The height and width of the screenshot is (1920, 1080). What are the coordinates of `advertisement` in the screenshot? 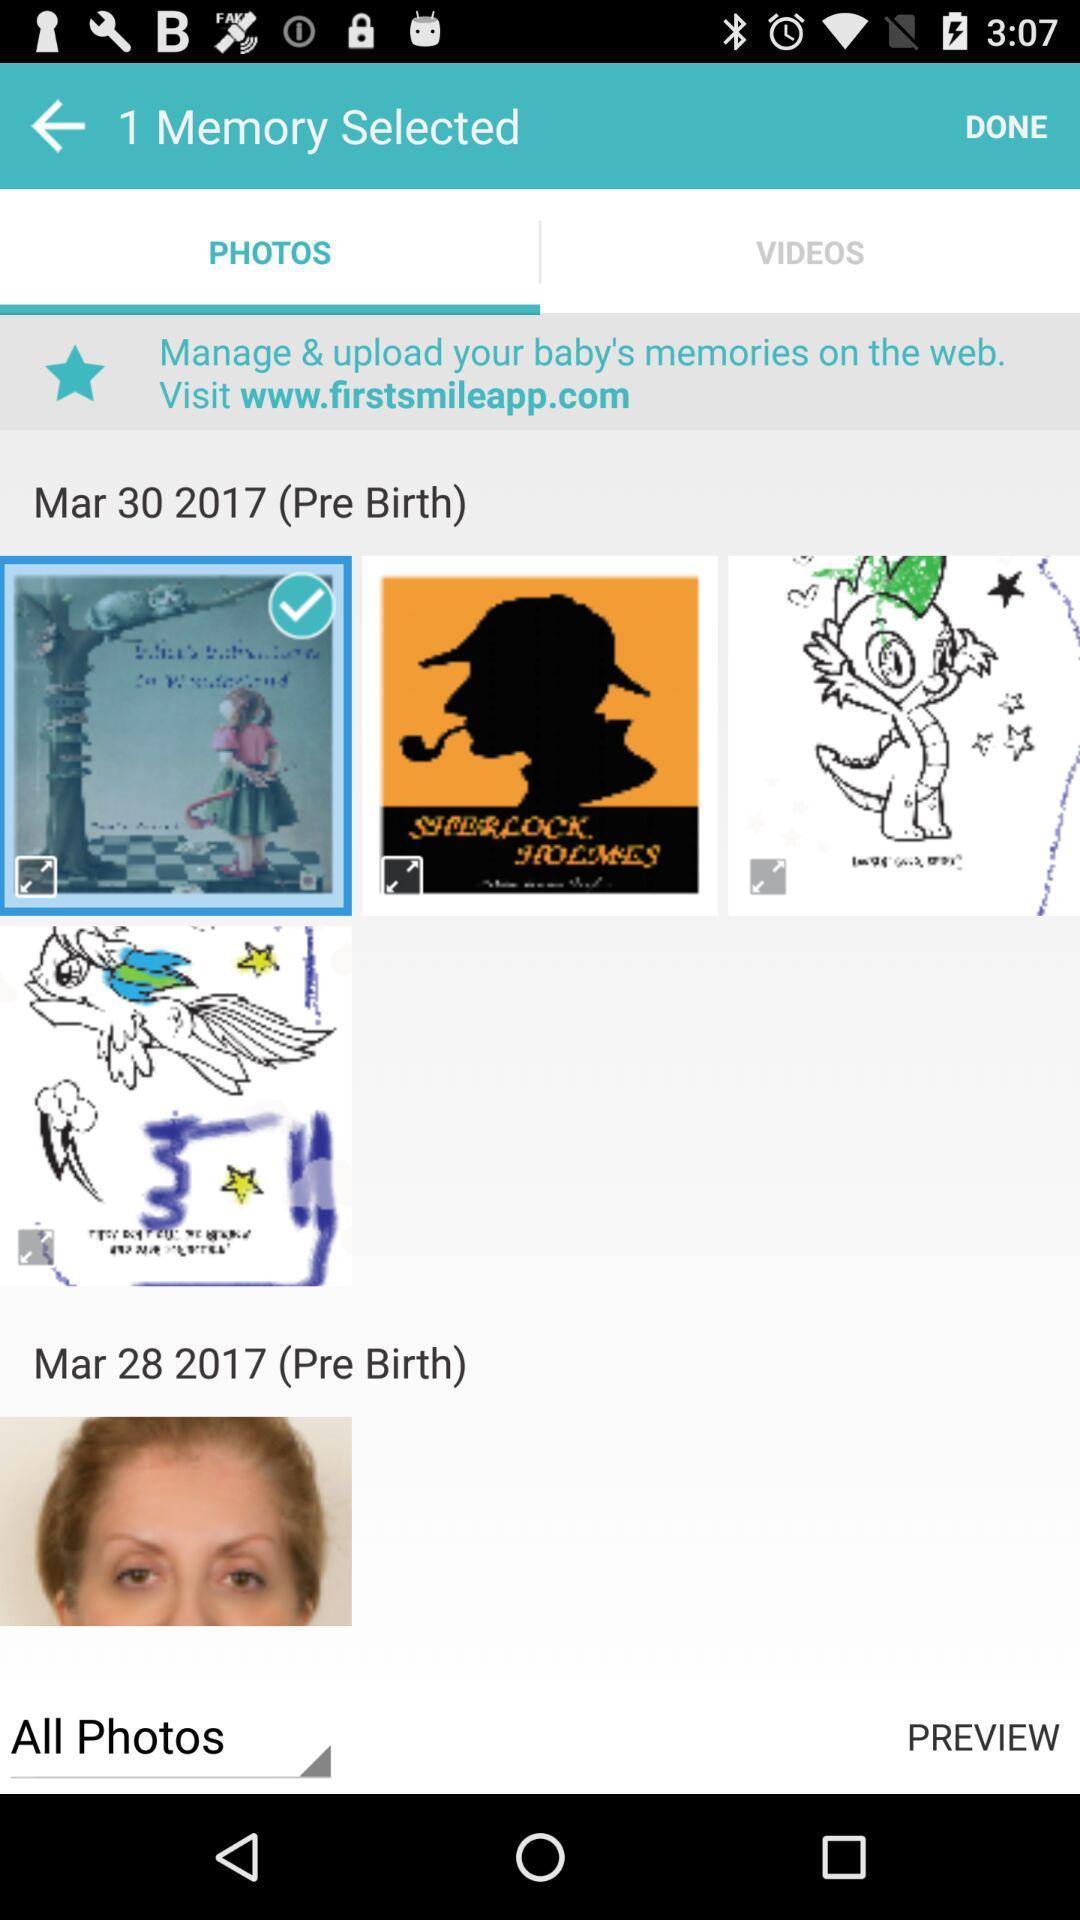 It's located at (540, 948).